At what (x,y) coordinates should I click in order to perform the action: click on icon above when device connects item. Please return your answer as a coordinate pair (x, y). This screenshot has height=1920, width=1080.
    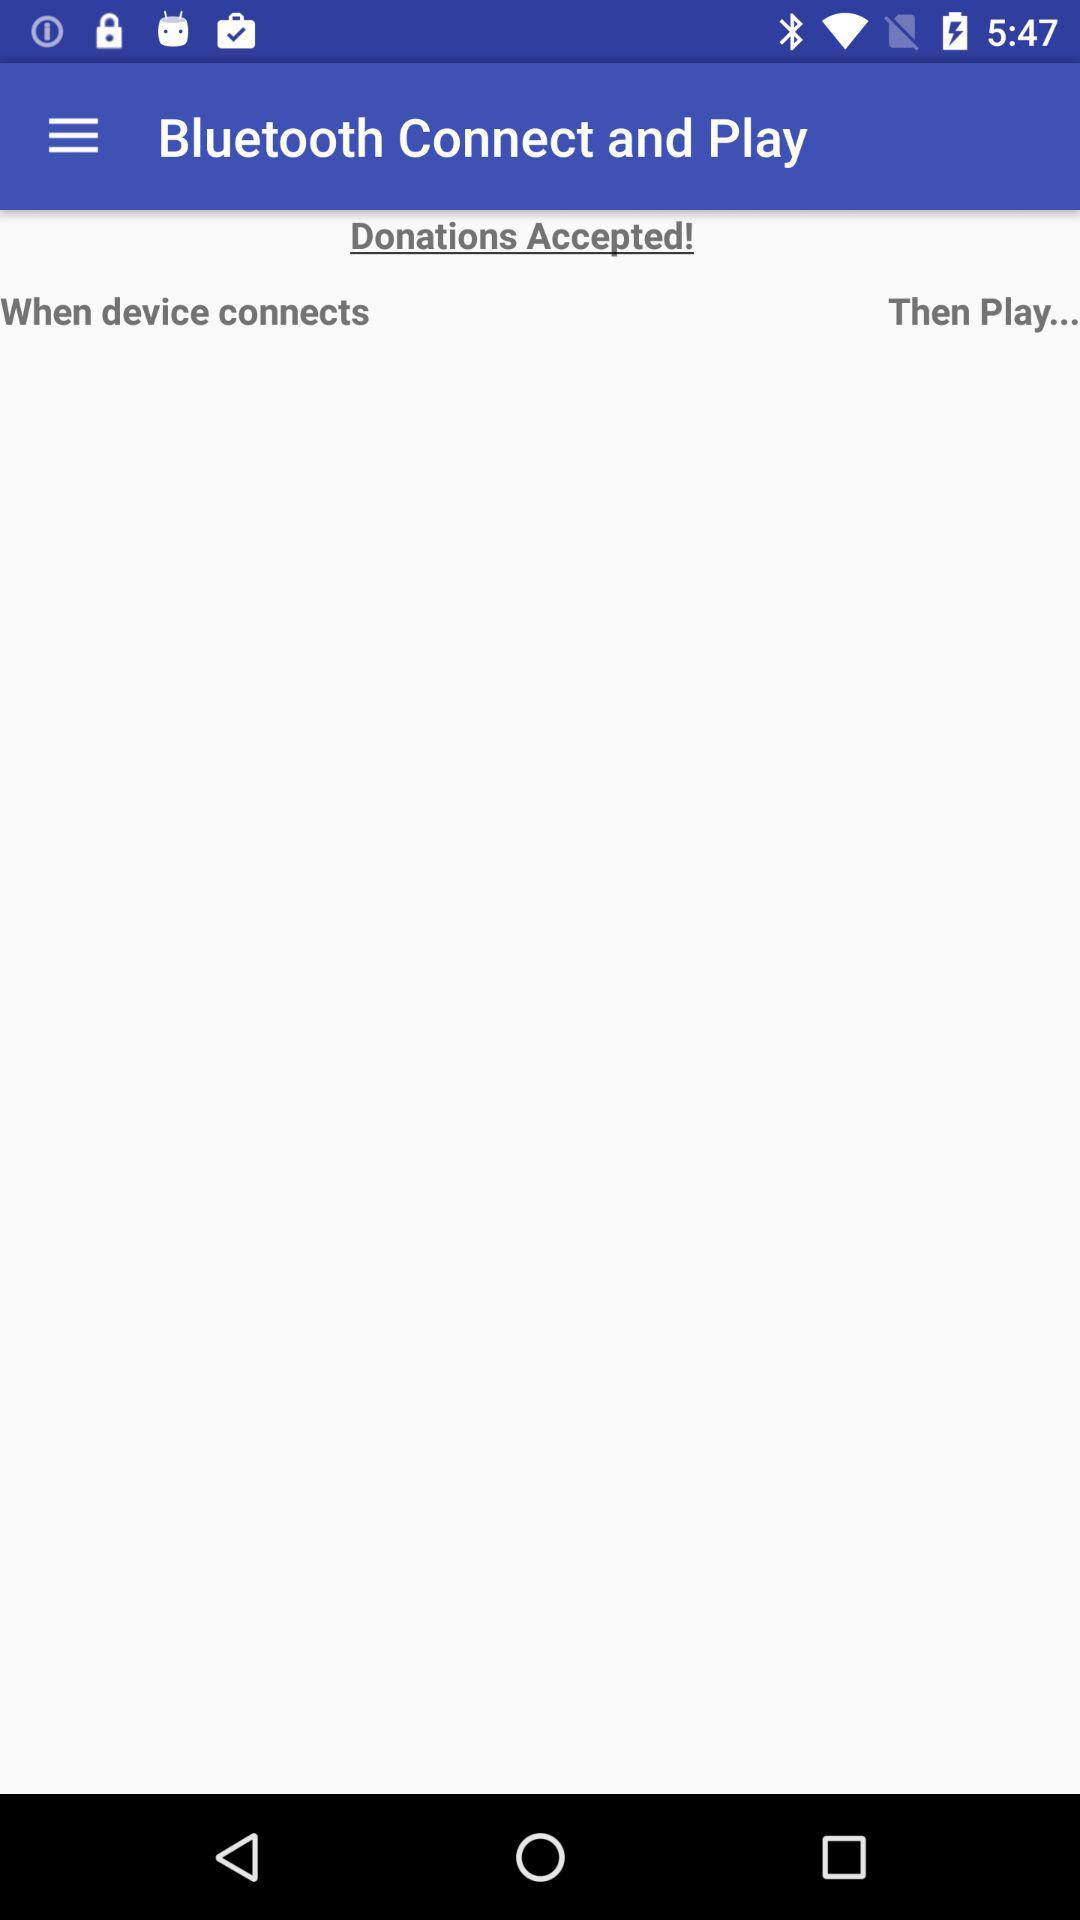
    Looking at the image, I should click on (540, 234).